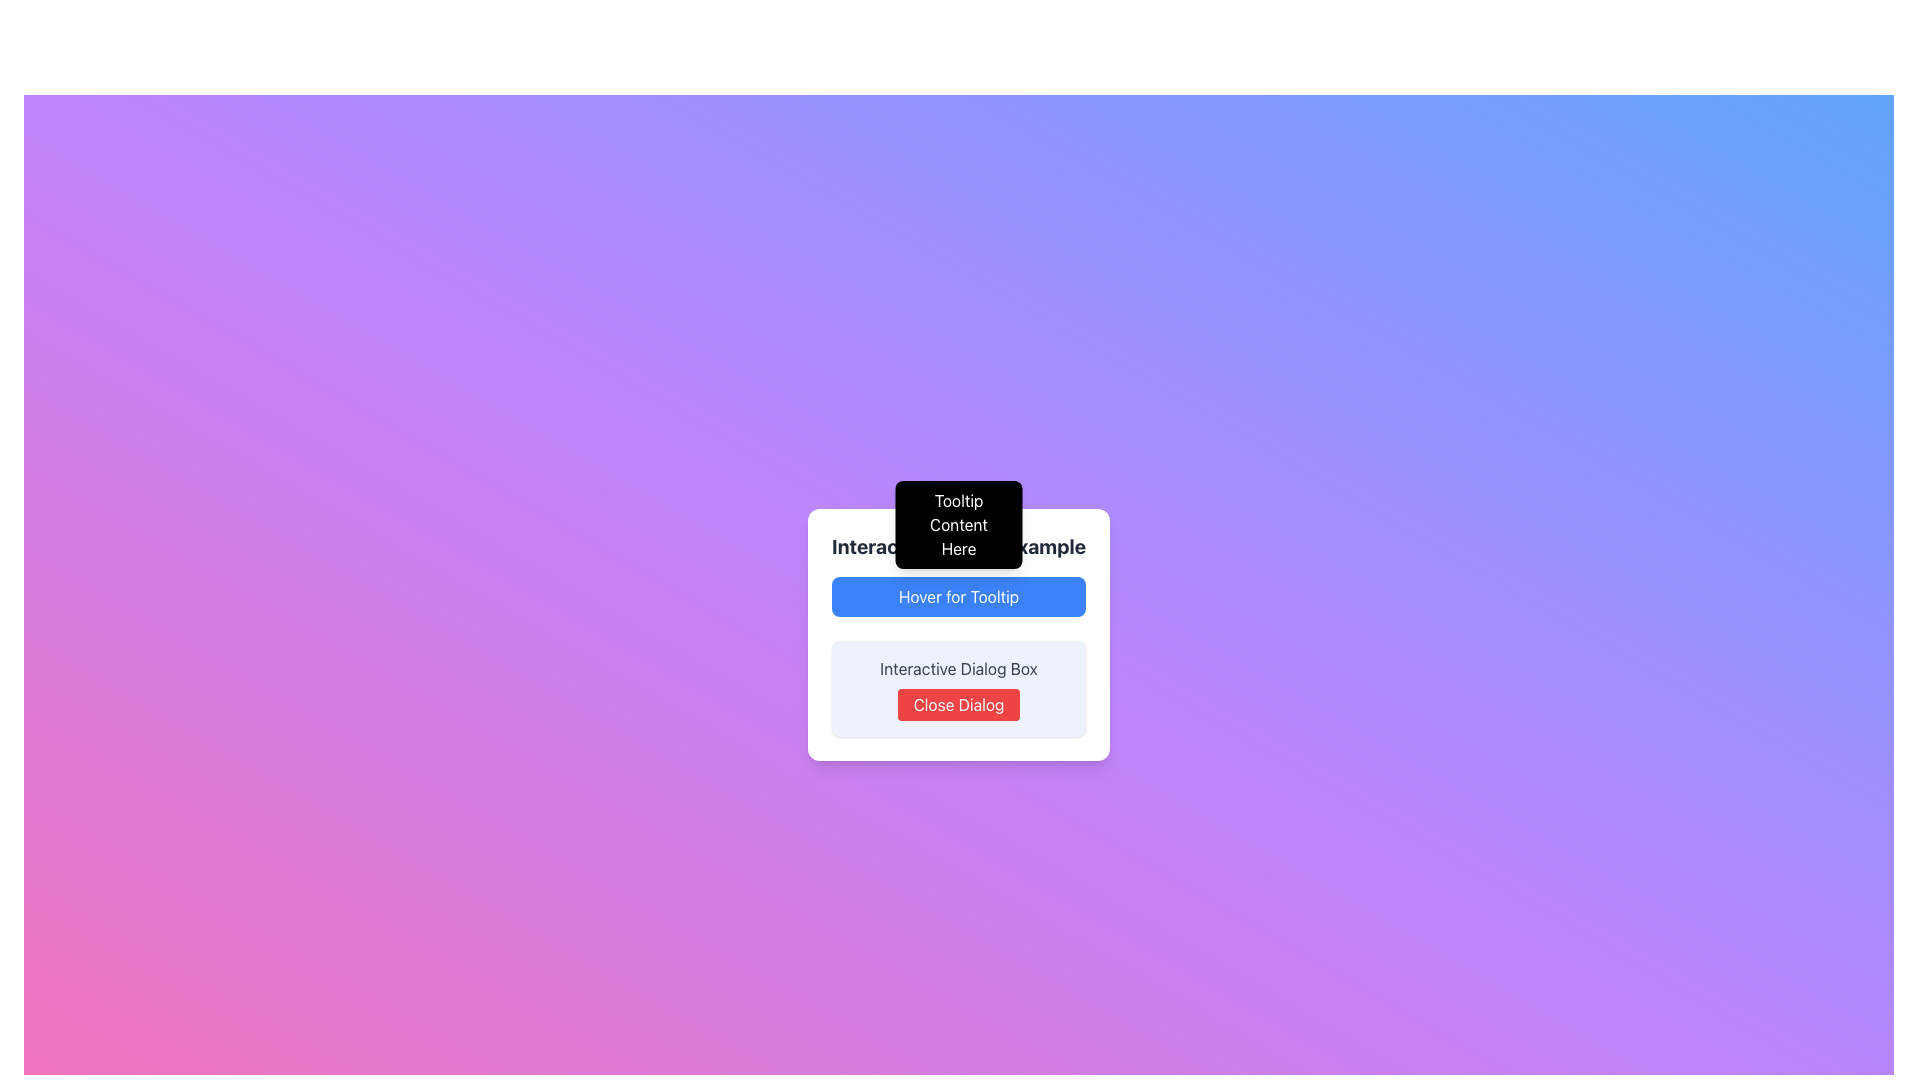  I want to click on the button with a blue background and white text labeled 'Hover for Tooltip', located within a white rounded rectangle card, positioned below the text 'Interactive Tooltip Example', so click(958, 596).